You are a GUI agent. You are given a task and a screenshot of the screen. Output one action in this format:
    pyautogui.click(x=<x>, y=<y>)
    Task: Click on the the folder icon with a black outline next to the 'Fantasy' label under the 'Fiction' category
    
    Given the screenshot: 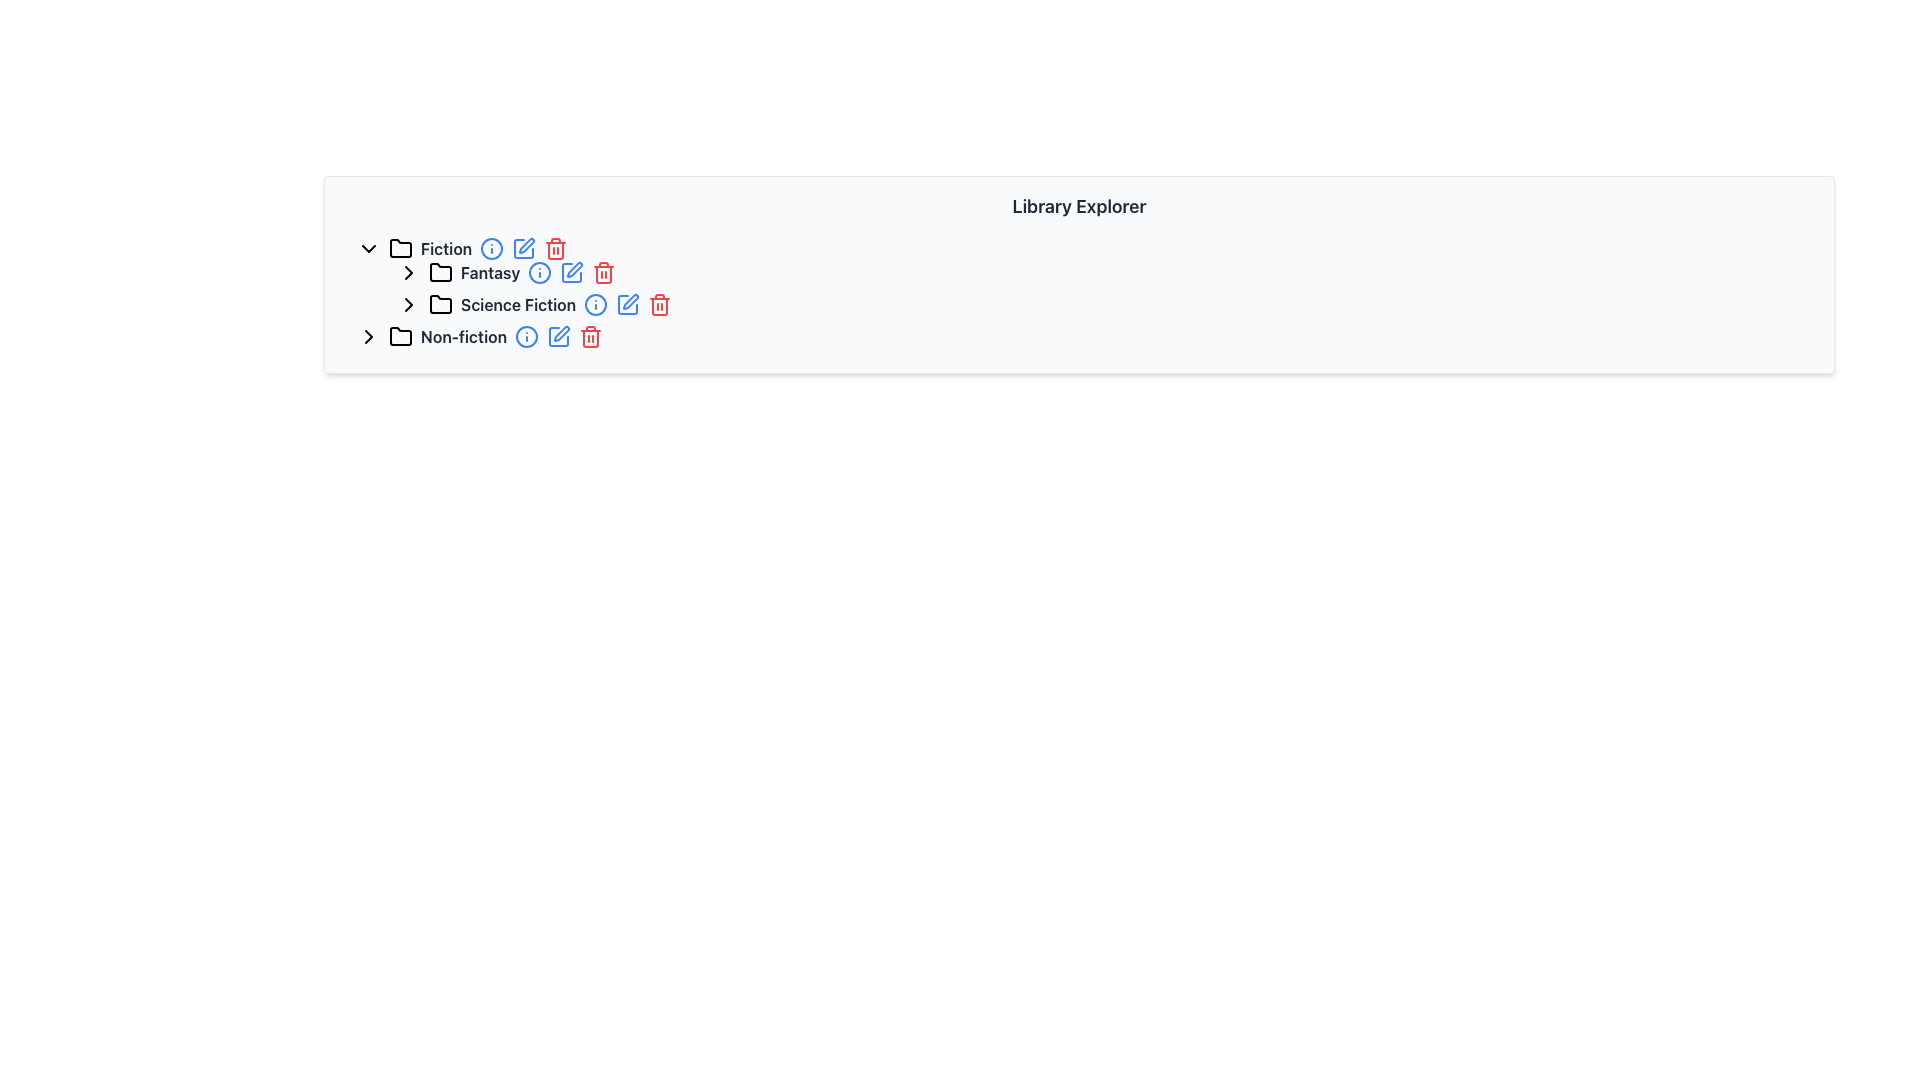 What is the action you would take?
    pyautogui.click(x=440, y=272)
    